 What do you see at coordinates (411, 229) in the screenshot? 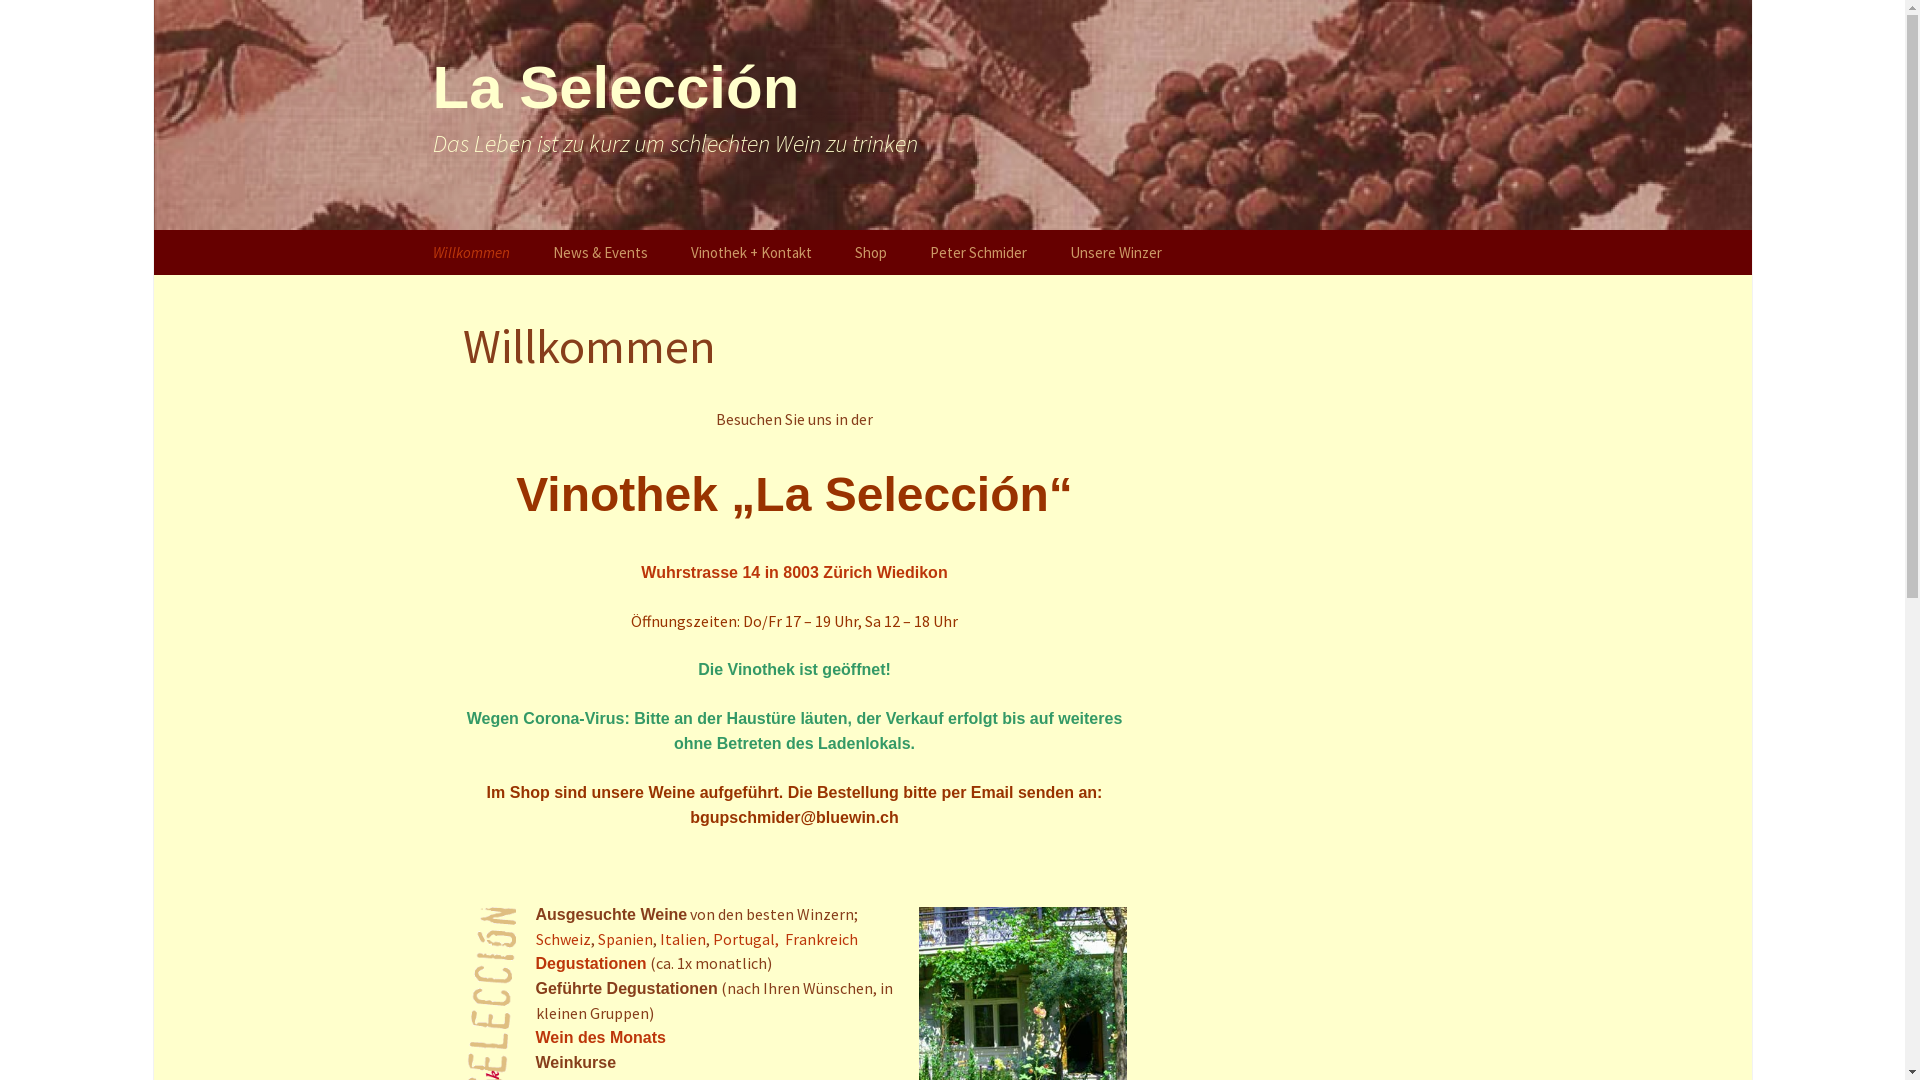
I see `'Zum Inhalt springen'` at bounding box center [411, 229].